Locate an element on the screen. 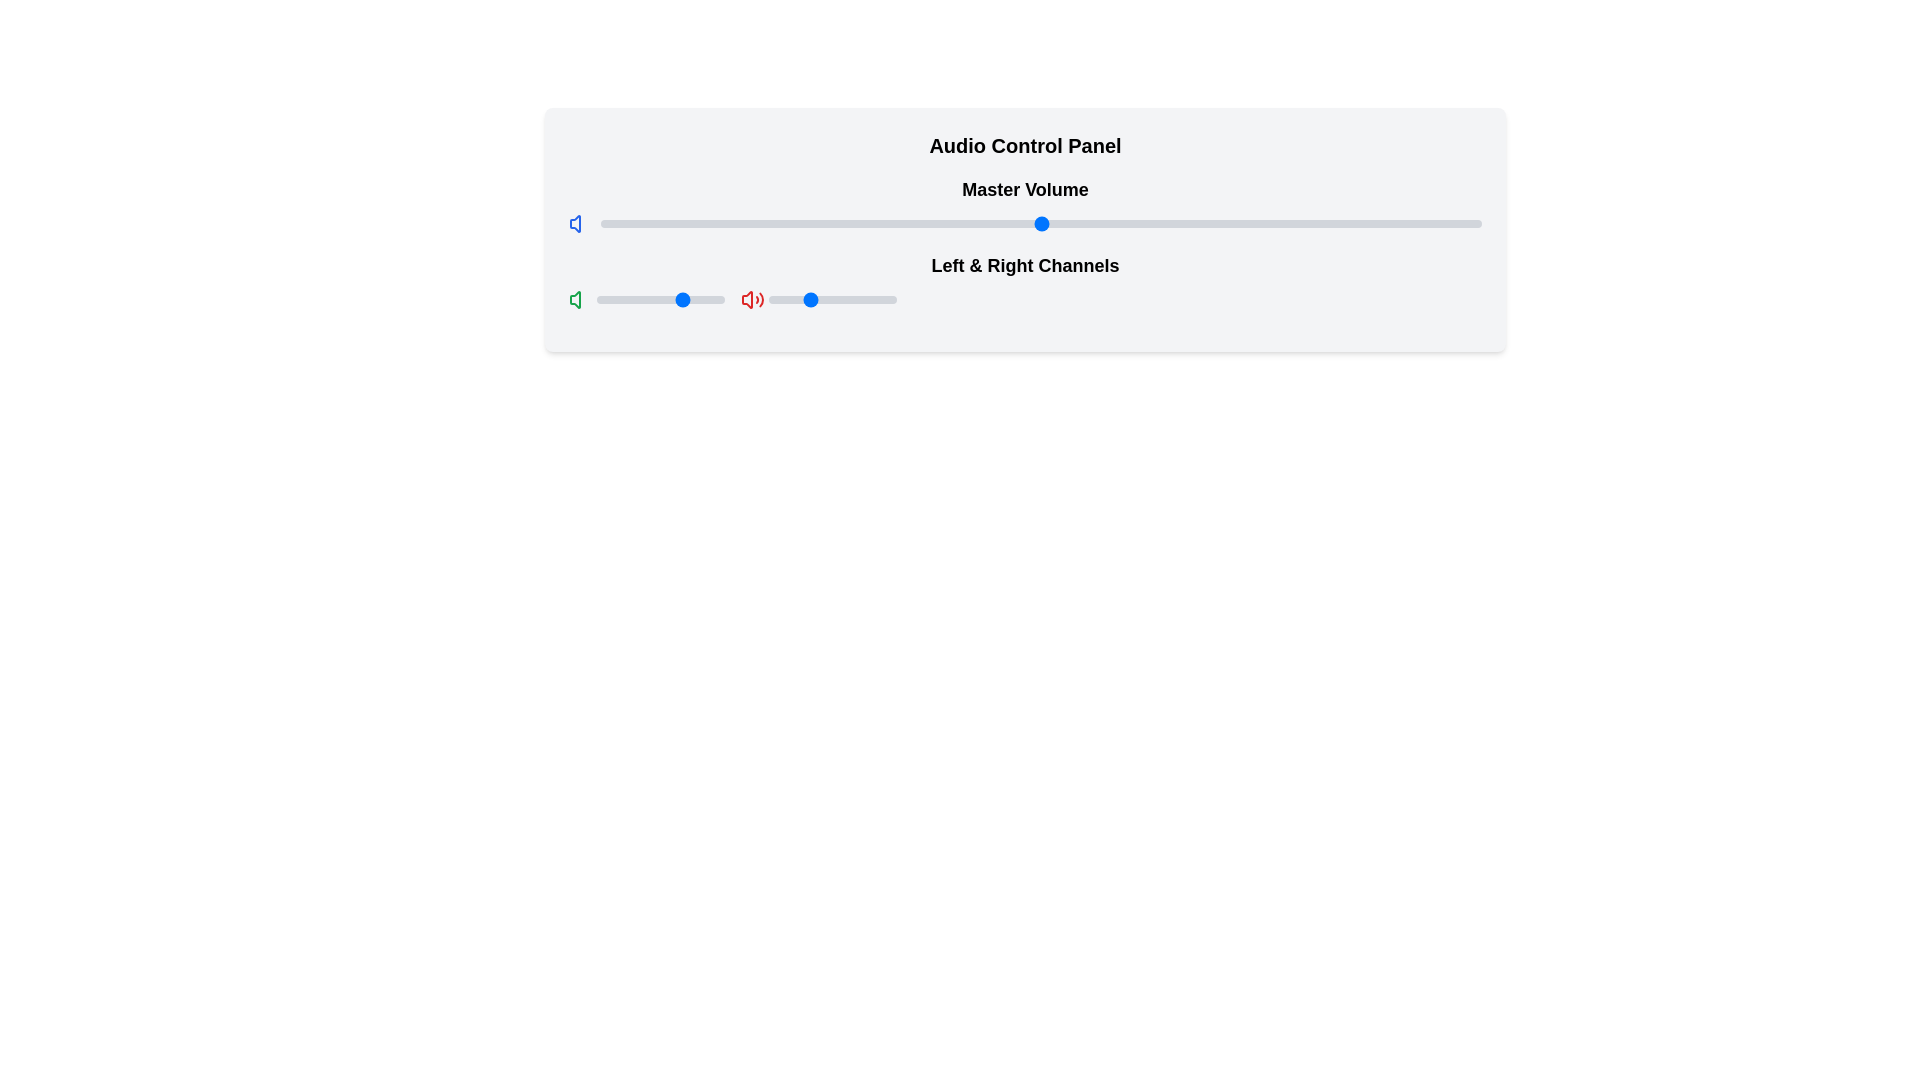 This screenshot has width=1920, height=1080. the master volume is located at coordinates (1075, 223).